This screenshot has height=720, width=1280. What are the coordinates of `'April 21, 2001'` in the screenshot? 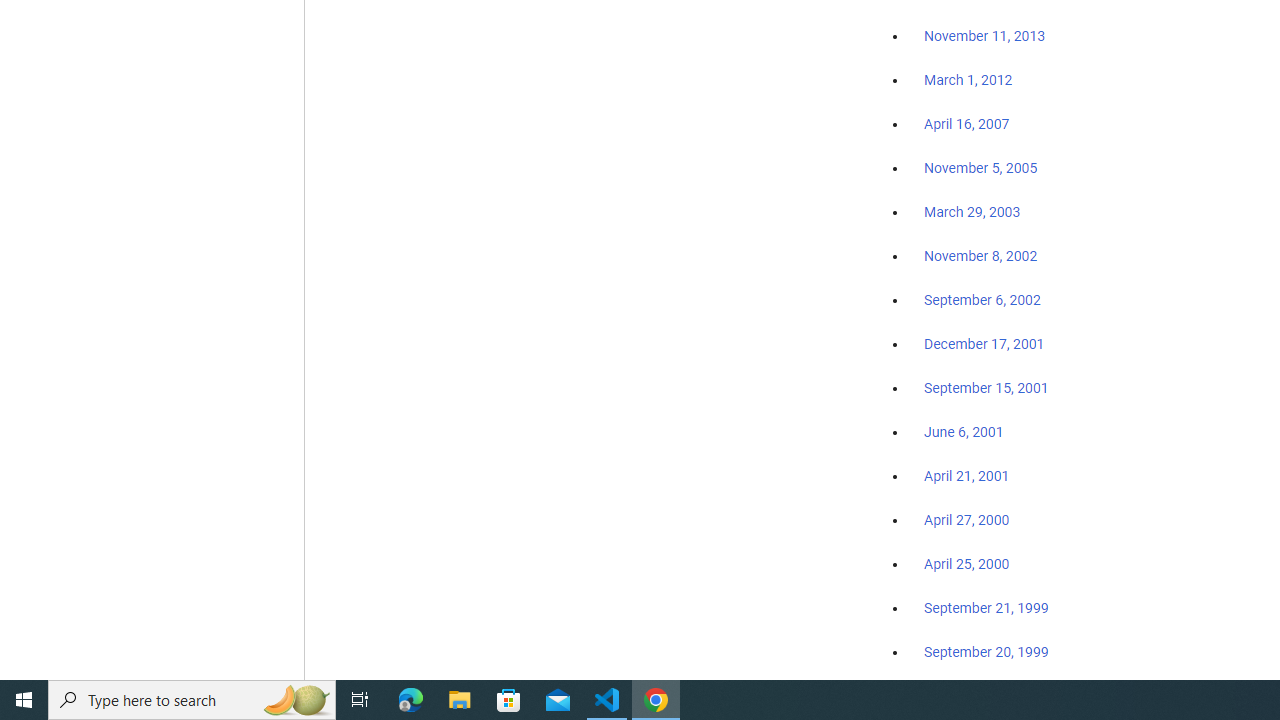 It's located at (967, 476).